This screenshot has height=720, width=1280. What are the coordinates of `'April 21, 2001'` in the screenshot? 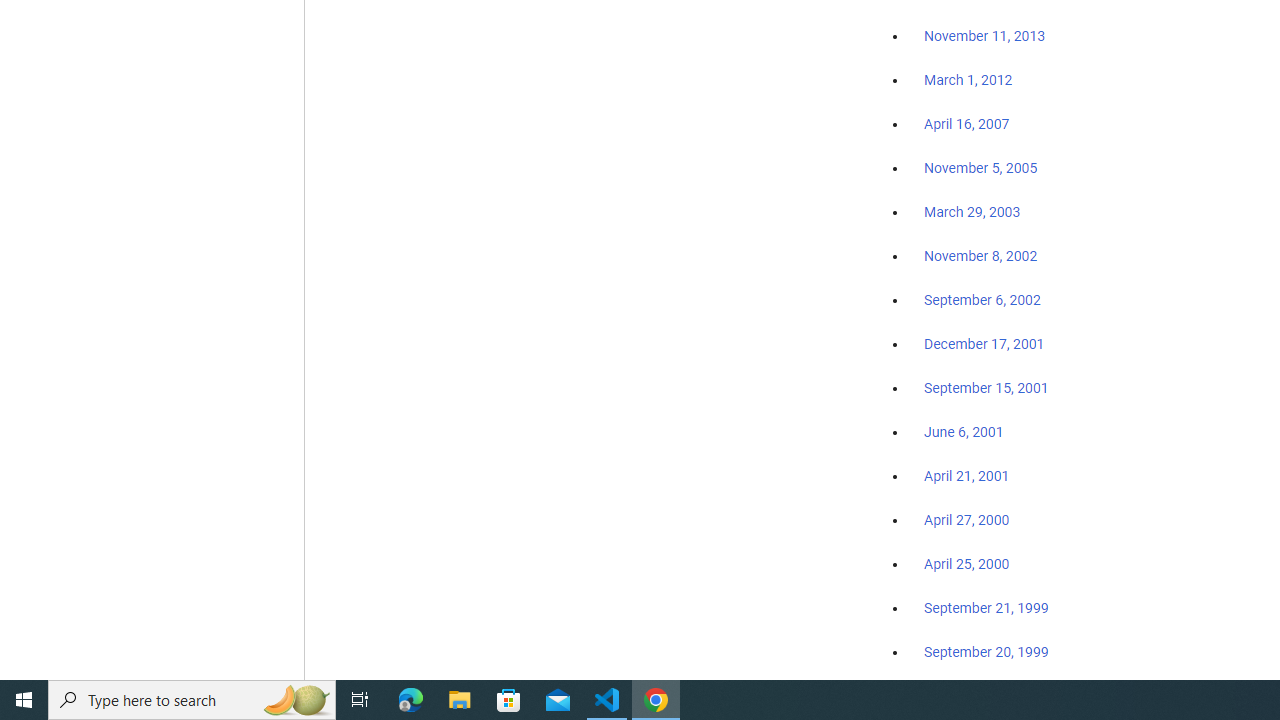 It's located at (967, 476).